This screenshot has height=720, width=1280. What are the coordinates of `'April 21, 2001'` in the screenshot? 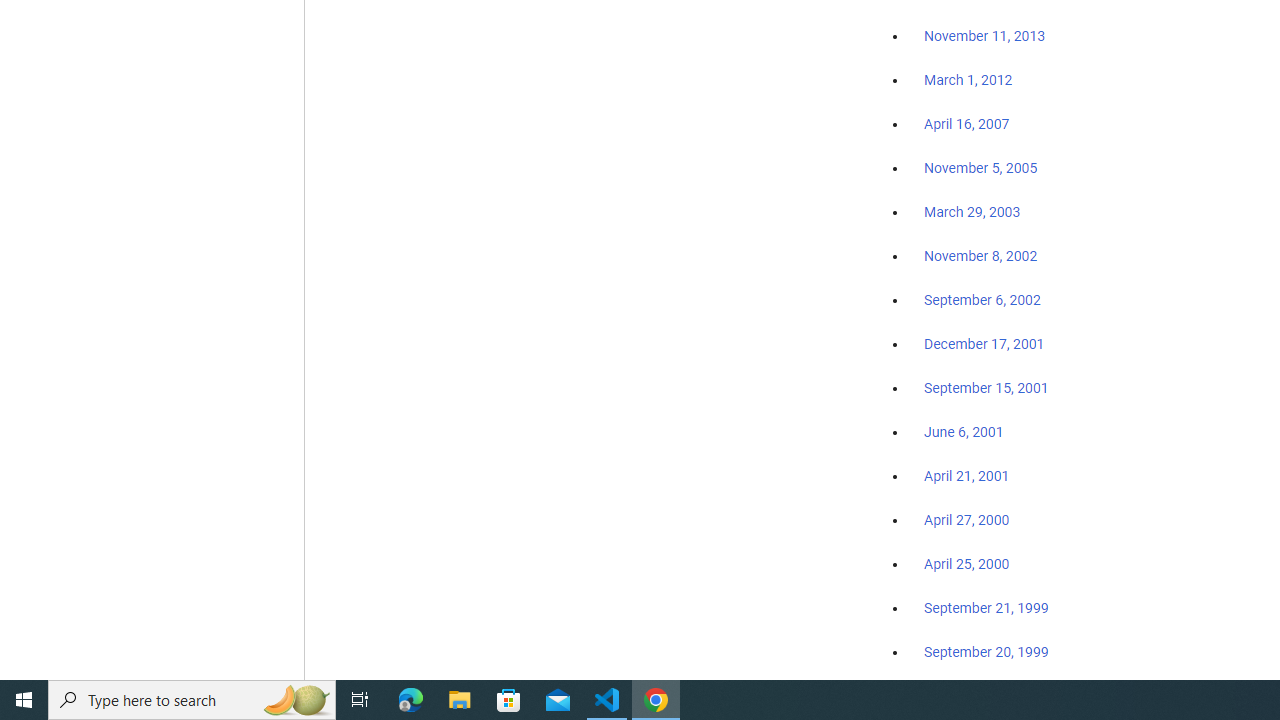 It's located at (967, 476).